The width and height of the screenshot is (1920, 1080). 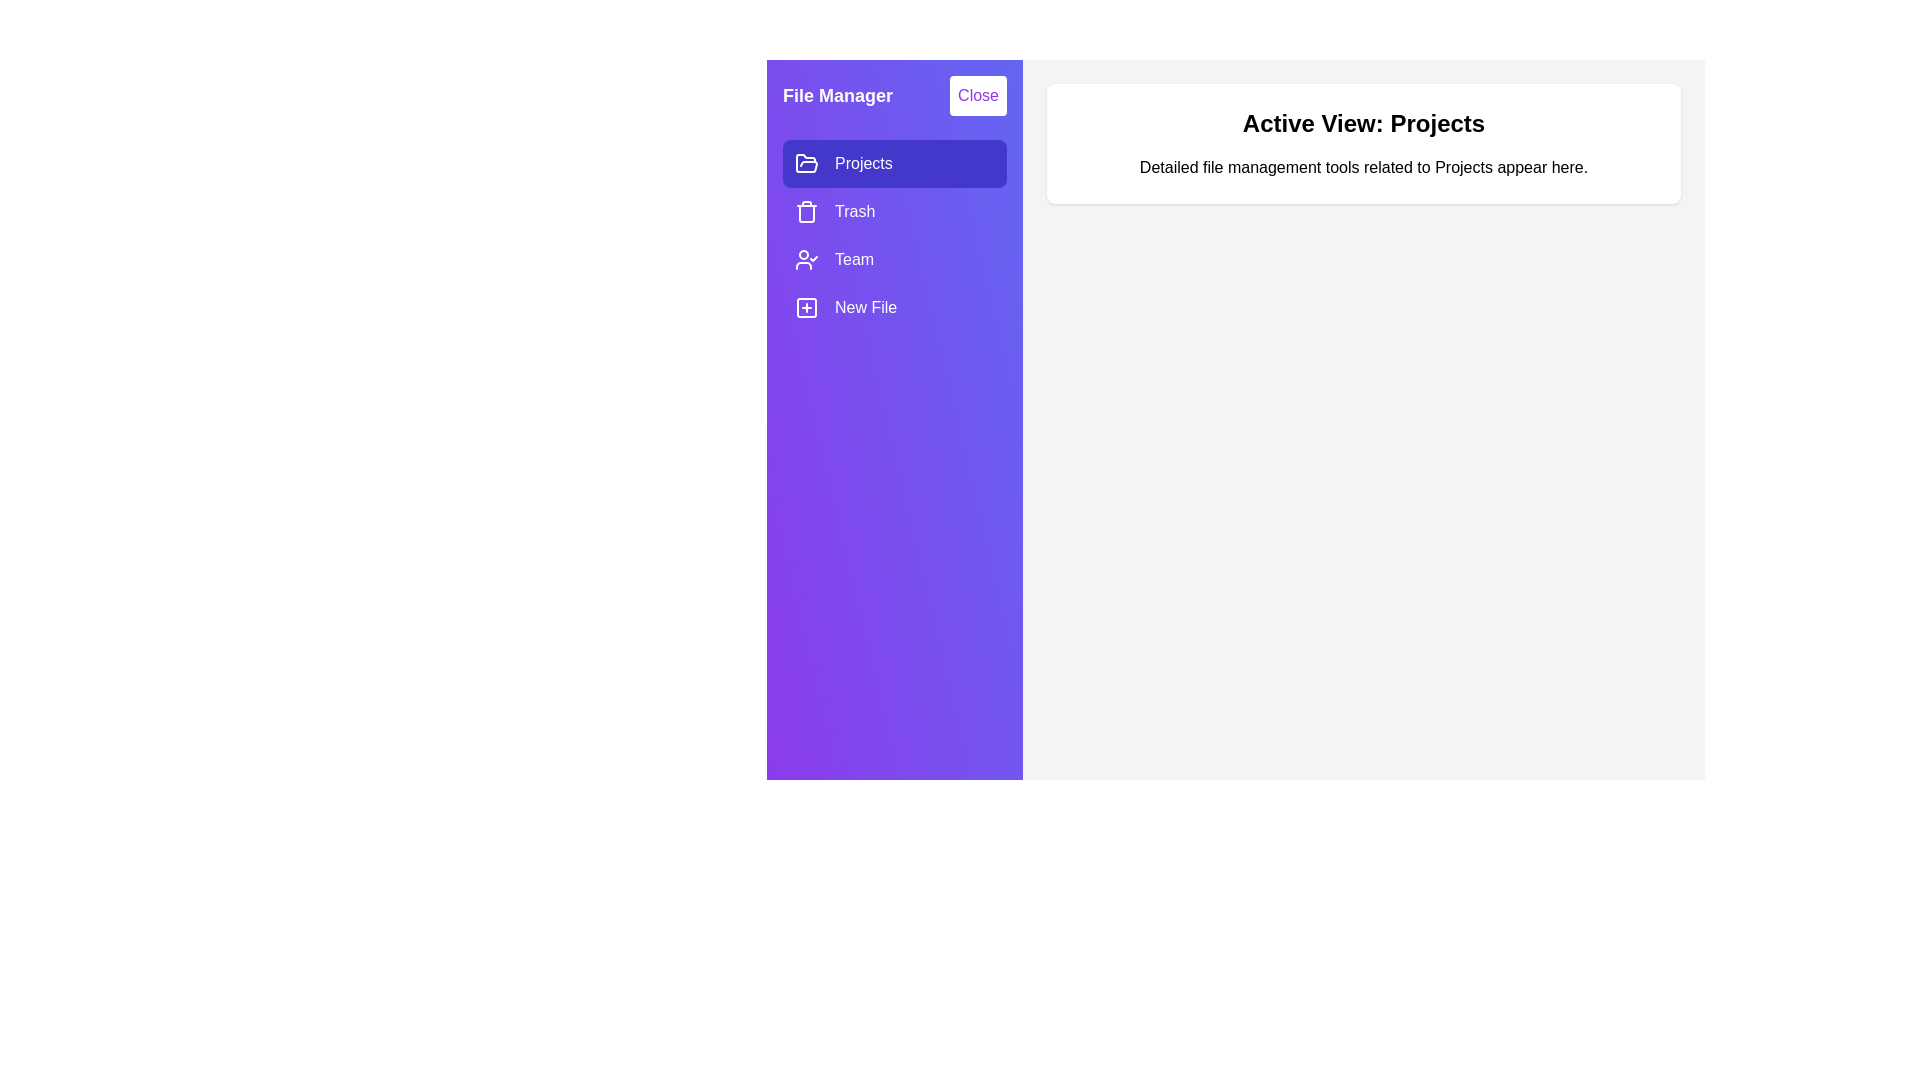 What do you see at coordinates (893, 308) in the screenshot?
I see `the item New File in the drawer` at bounding box center [893, 308].